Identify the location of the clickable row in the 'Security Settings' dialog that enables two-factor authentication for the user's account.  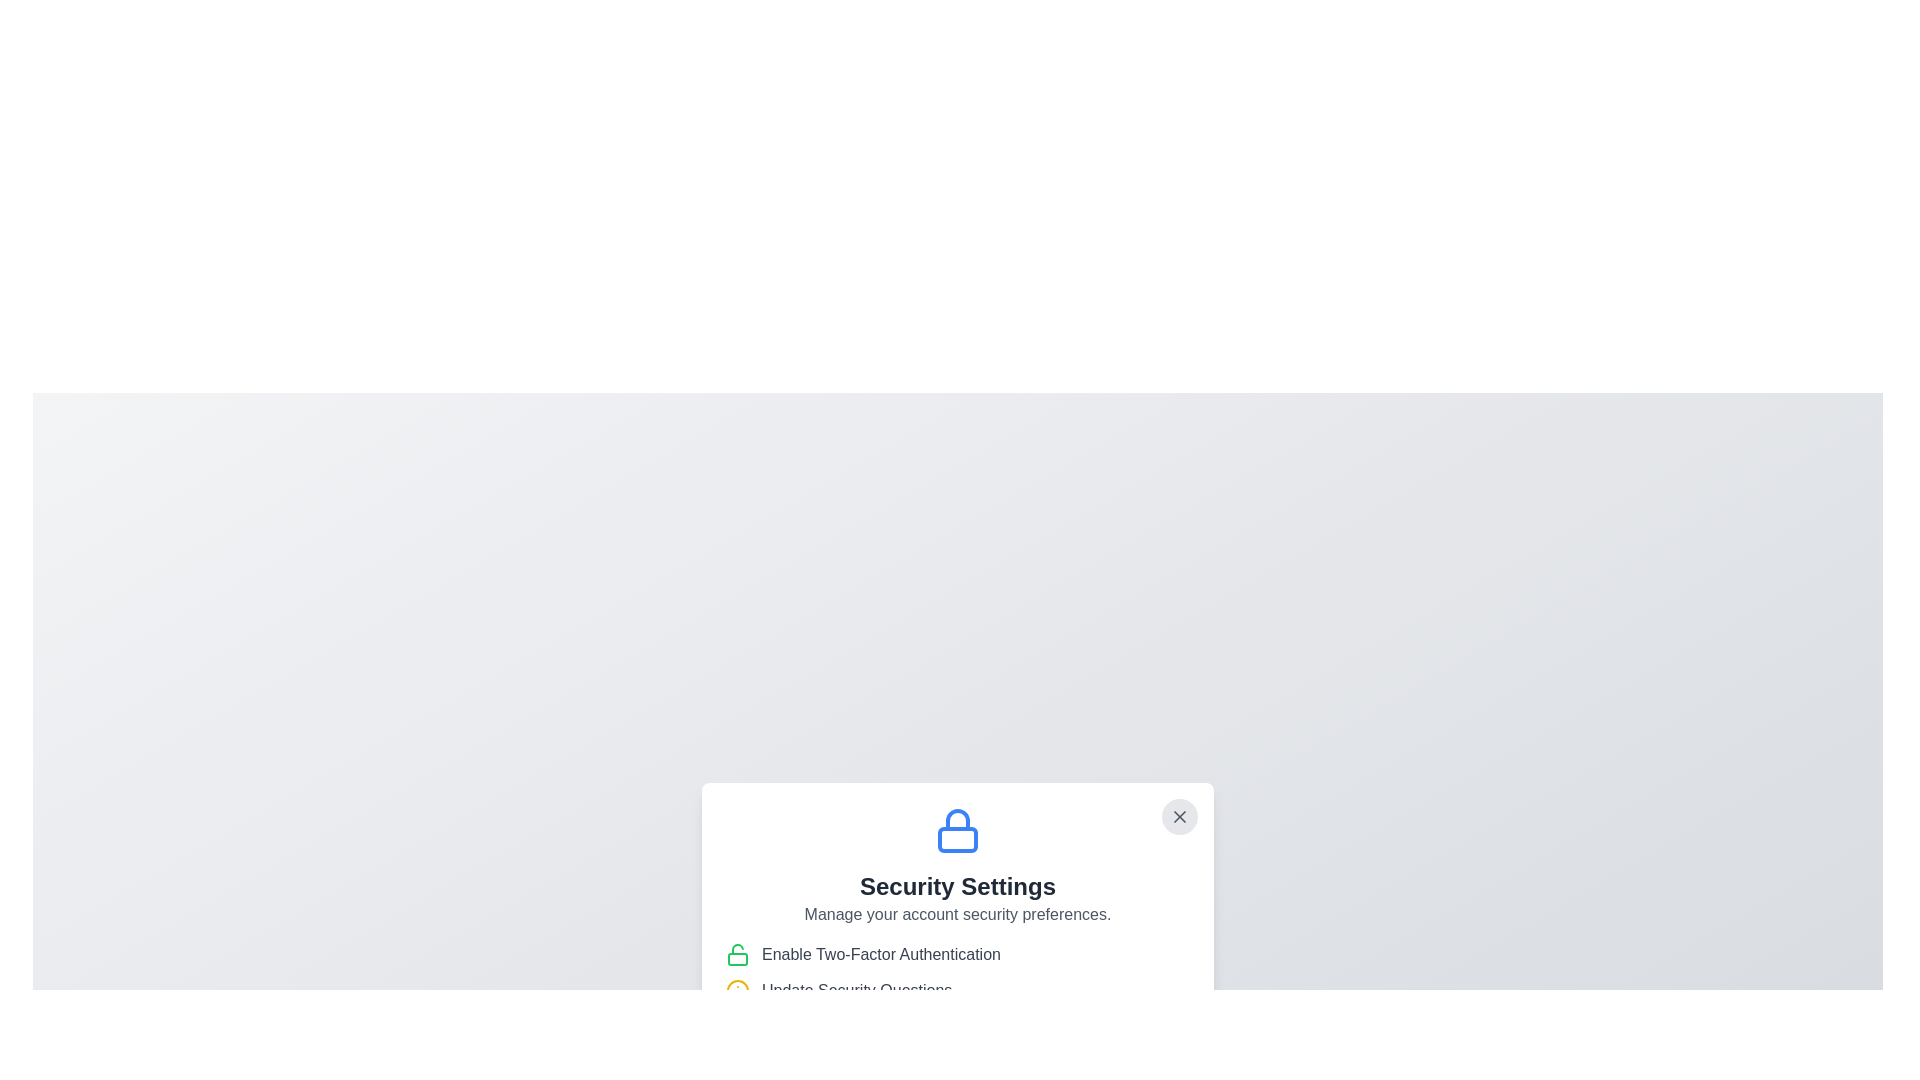
(957, 971).